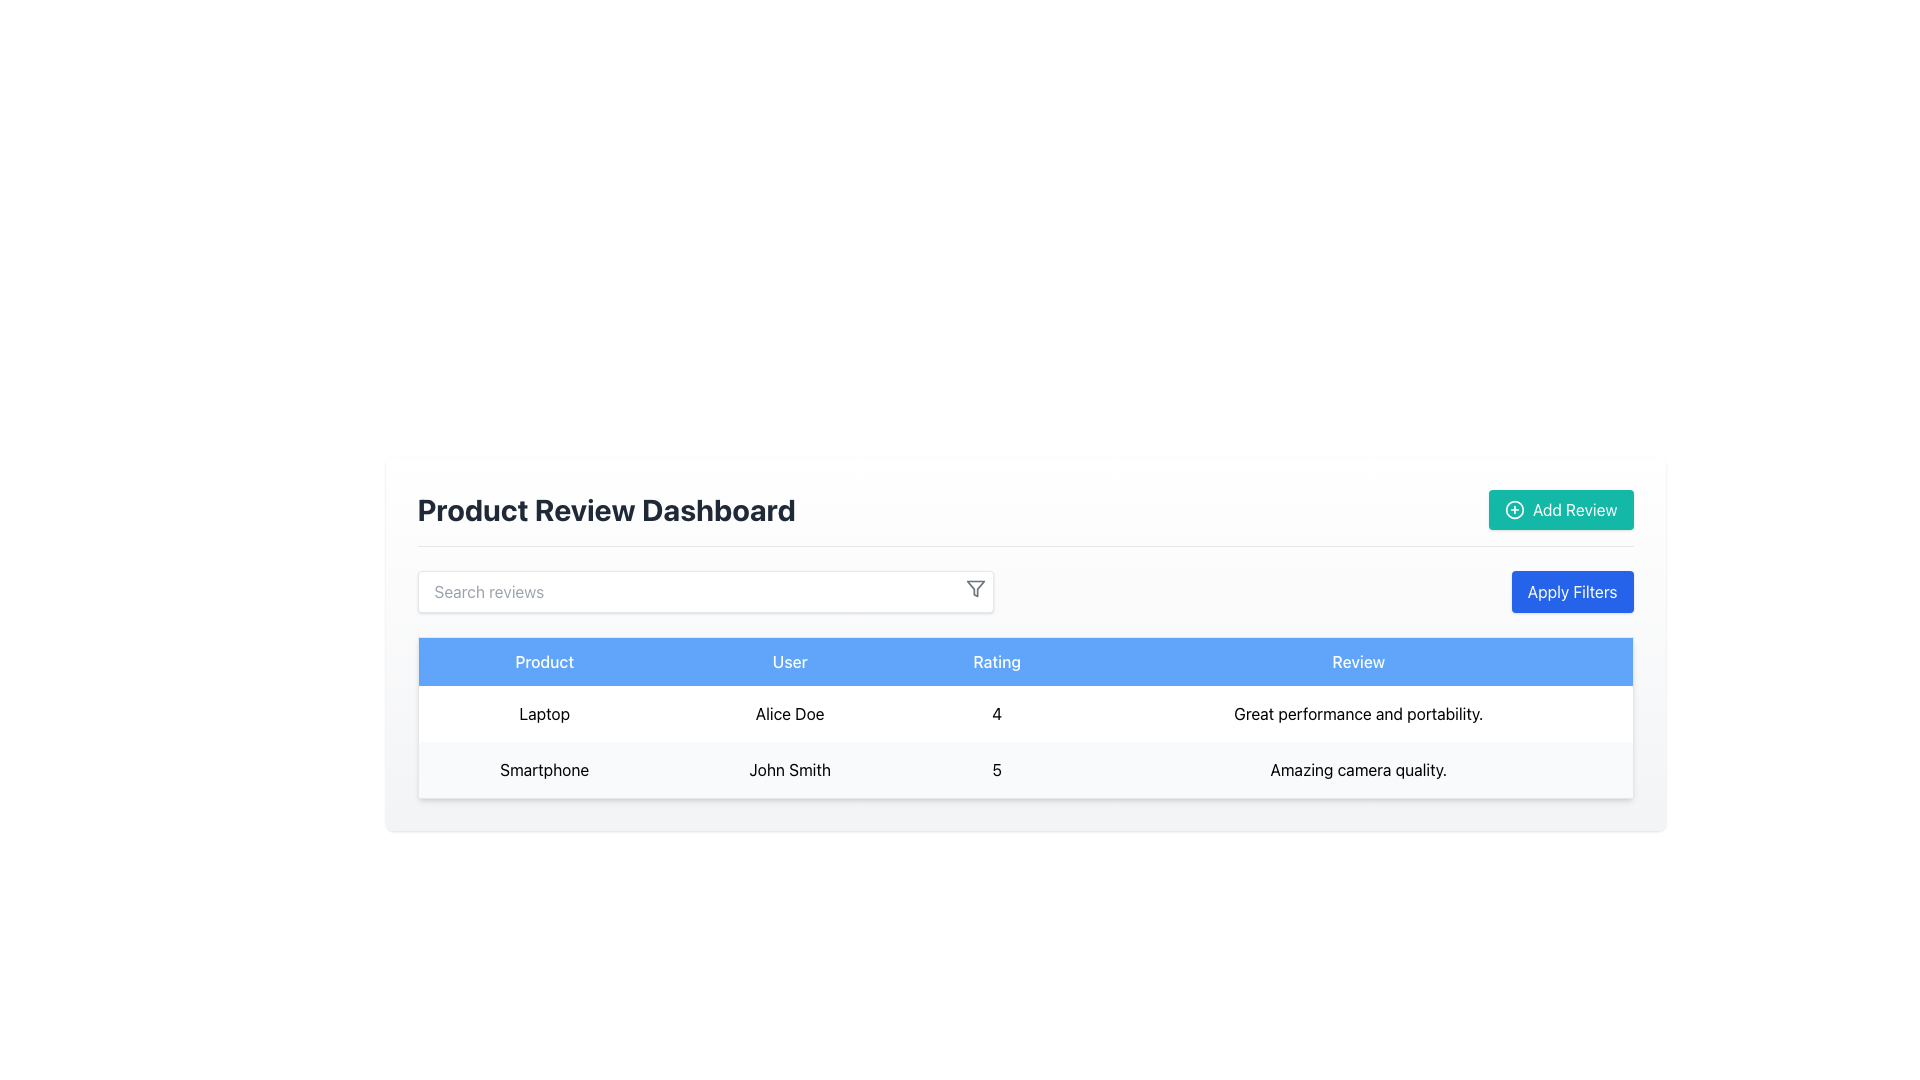 The height and width of the screenshot is (1080, 1920). I want to click on the centered text label reading 'Product', which is styled in bold against a light blue background, located in the header section of the table, so click(544, 661).